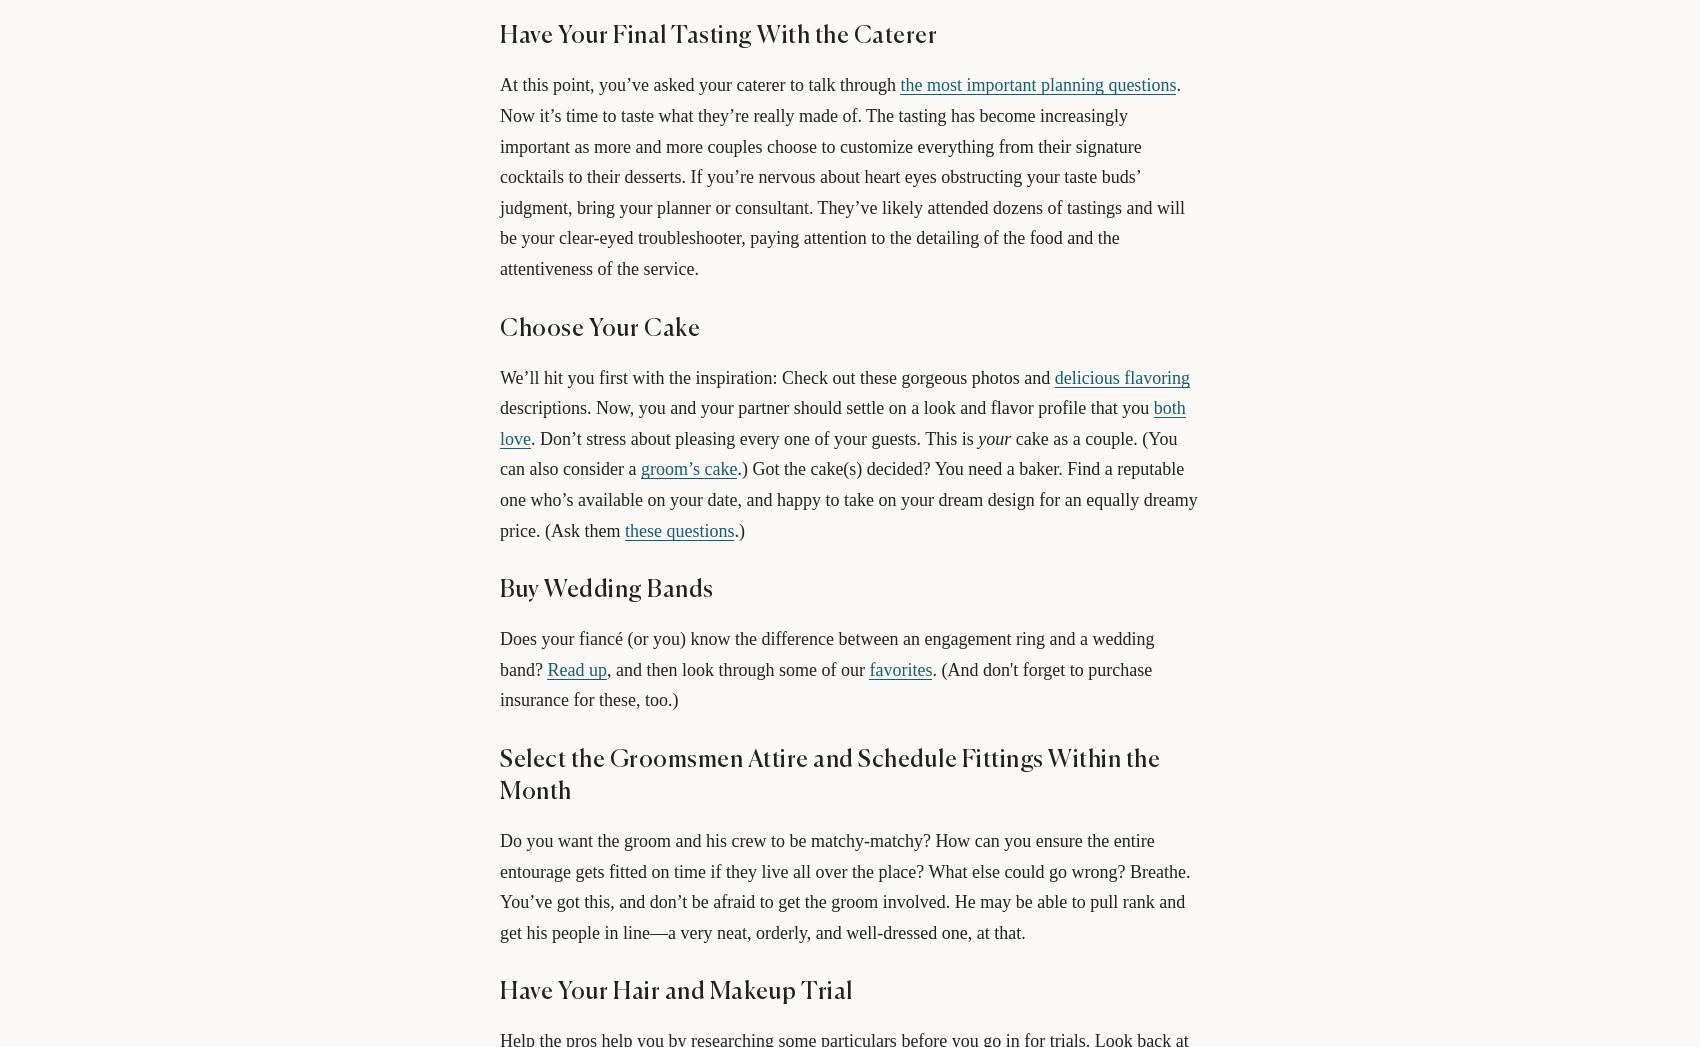  I want to click on 'cake as a couple. (You can also consider a', so click(837, 453).